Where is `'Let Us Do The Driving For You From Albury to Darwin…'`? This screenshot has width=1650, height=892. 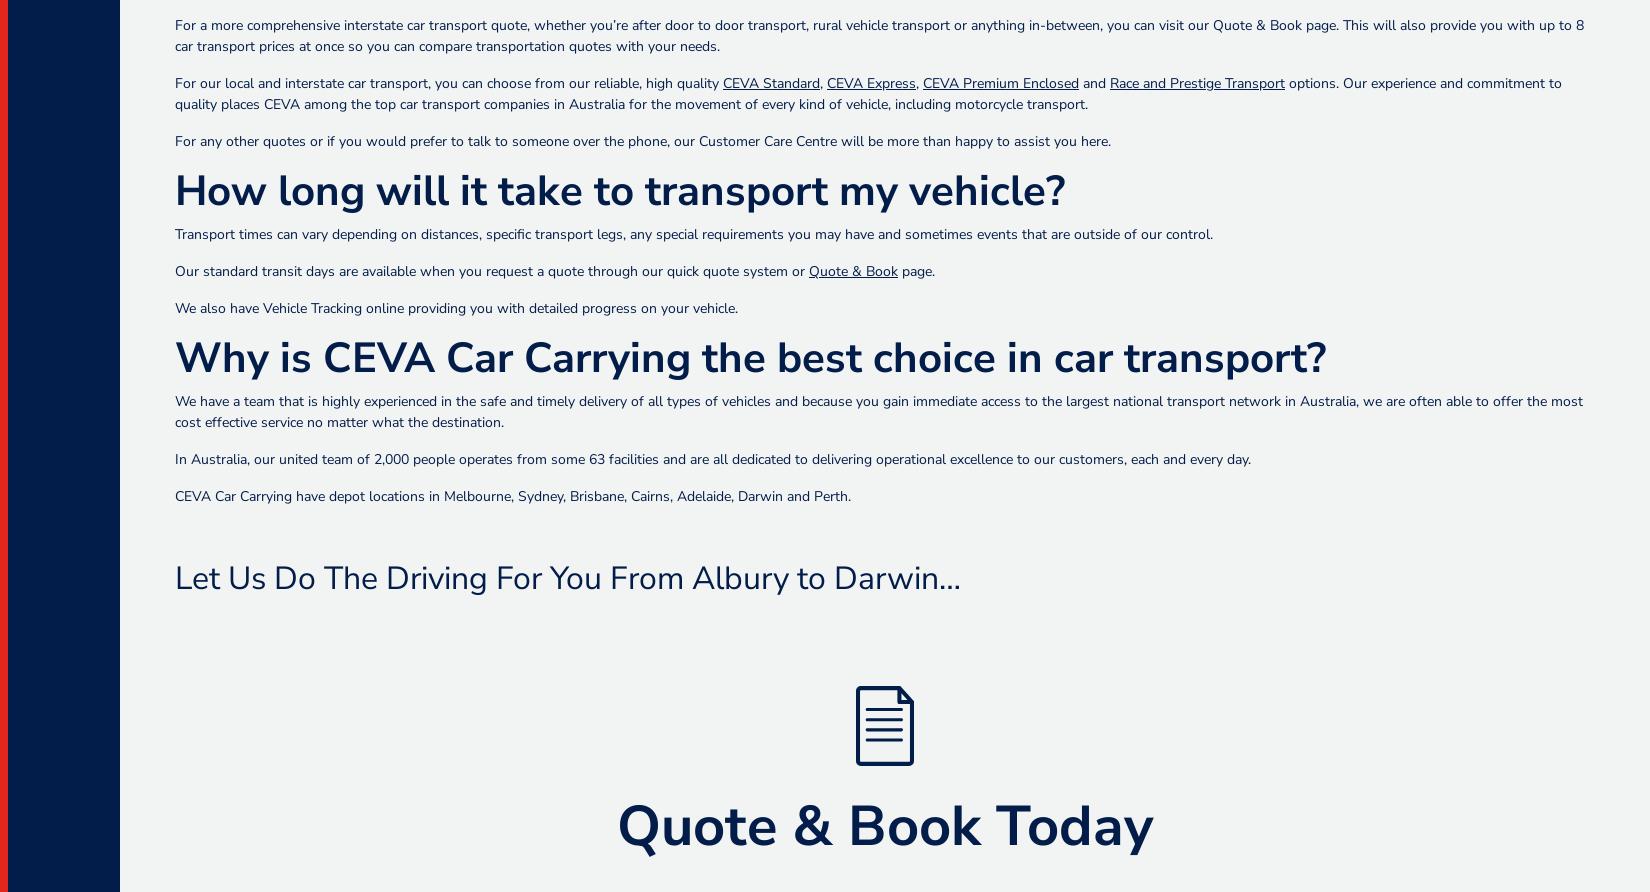 'Let Us Do The Driving For You From Albury to Darwin…' is located at coordinates (566, 577).